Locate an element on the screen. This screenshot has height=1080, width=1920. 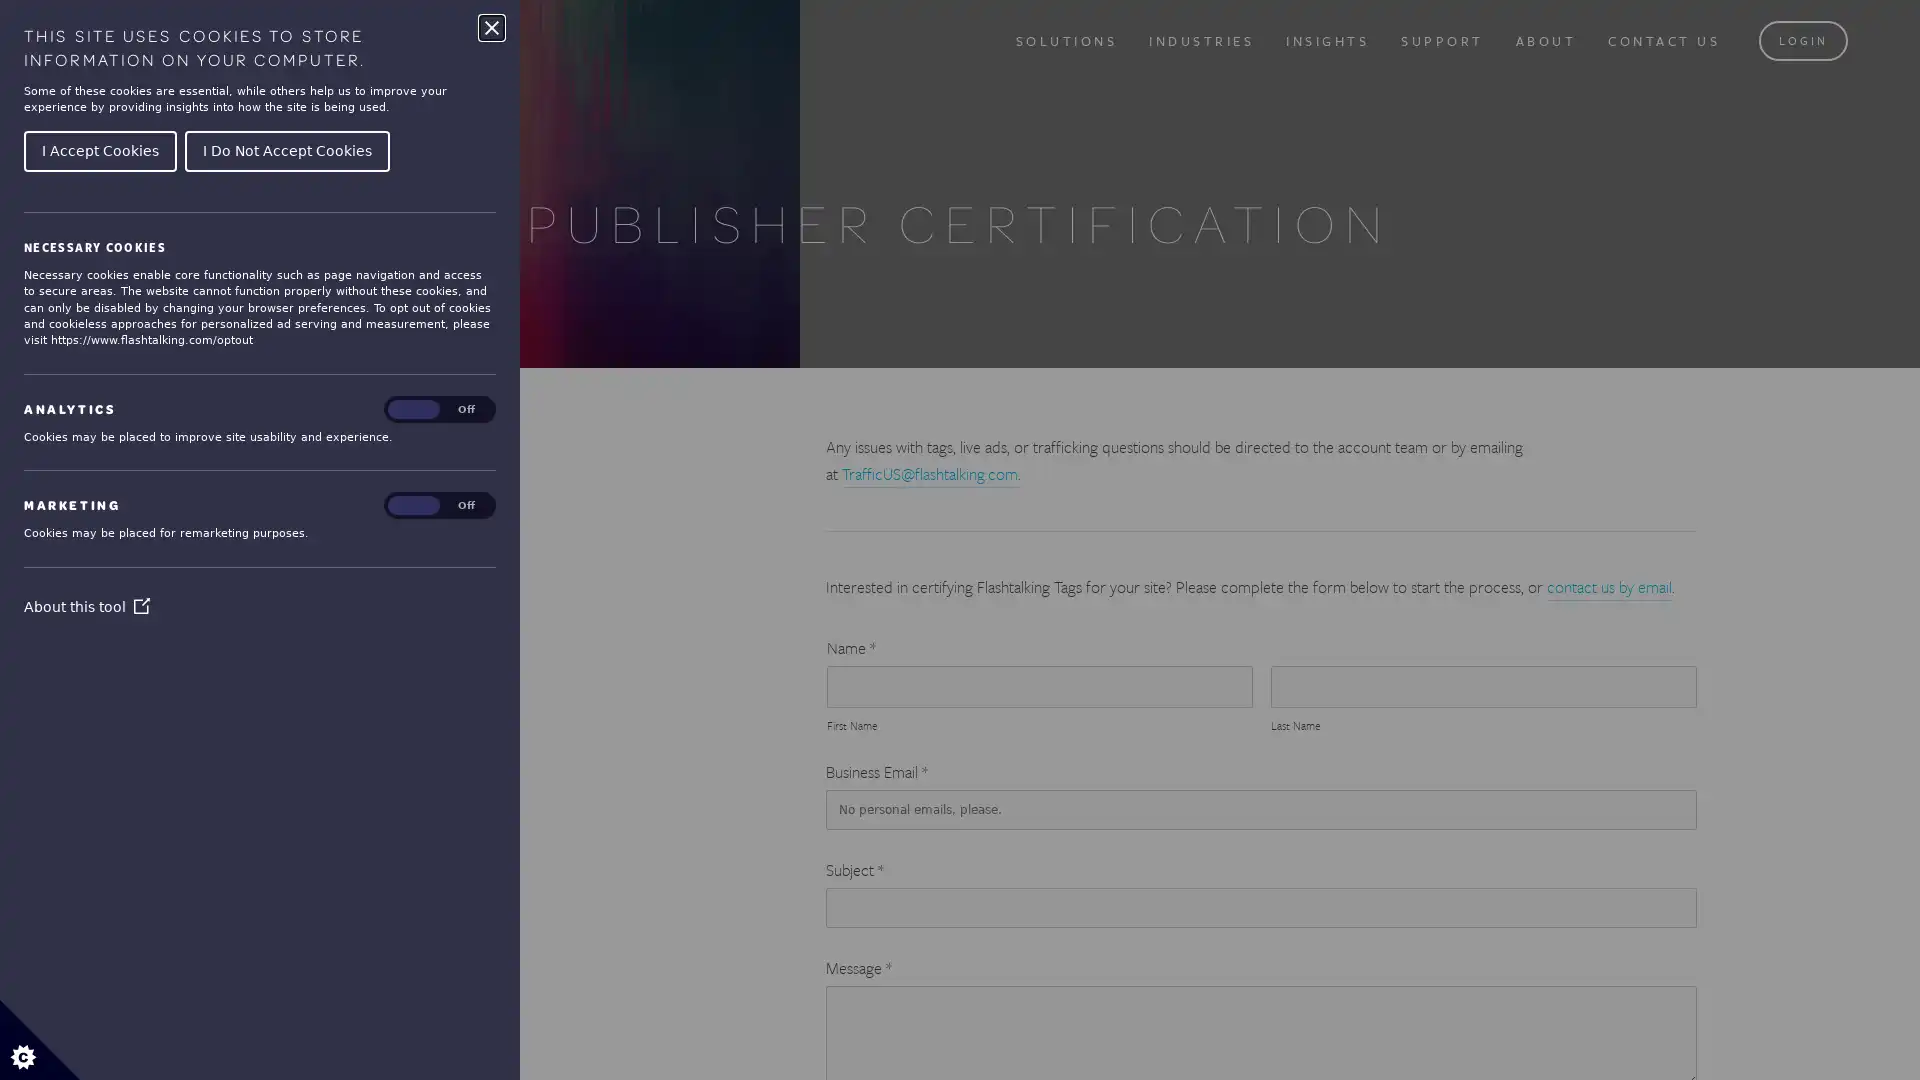
I Accept Cookies is located at coordinates (99, 149).